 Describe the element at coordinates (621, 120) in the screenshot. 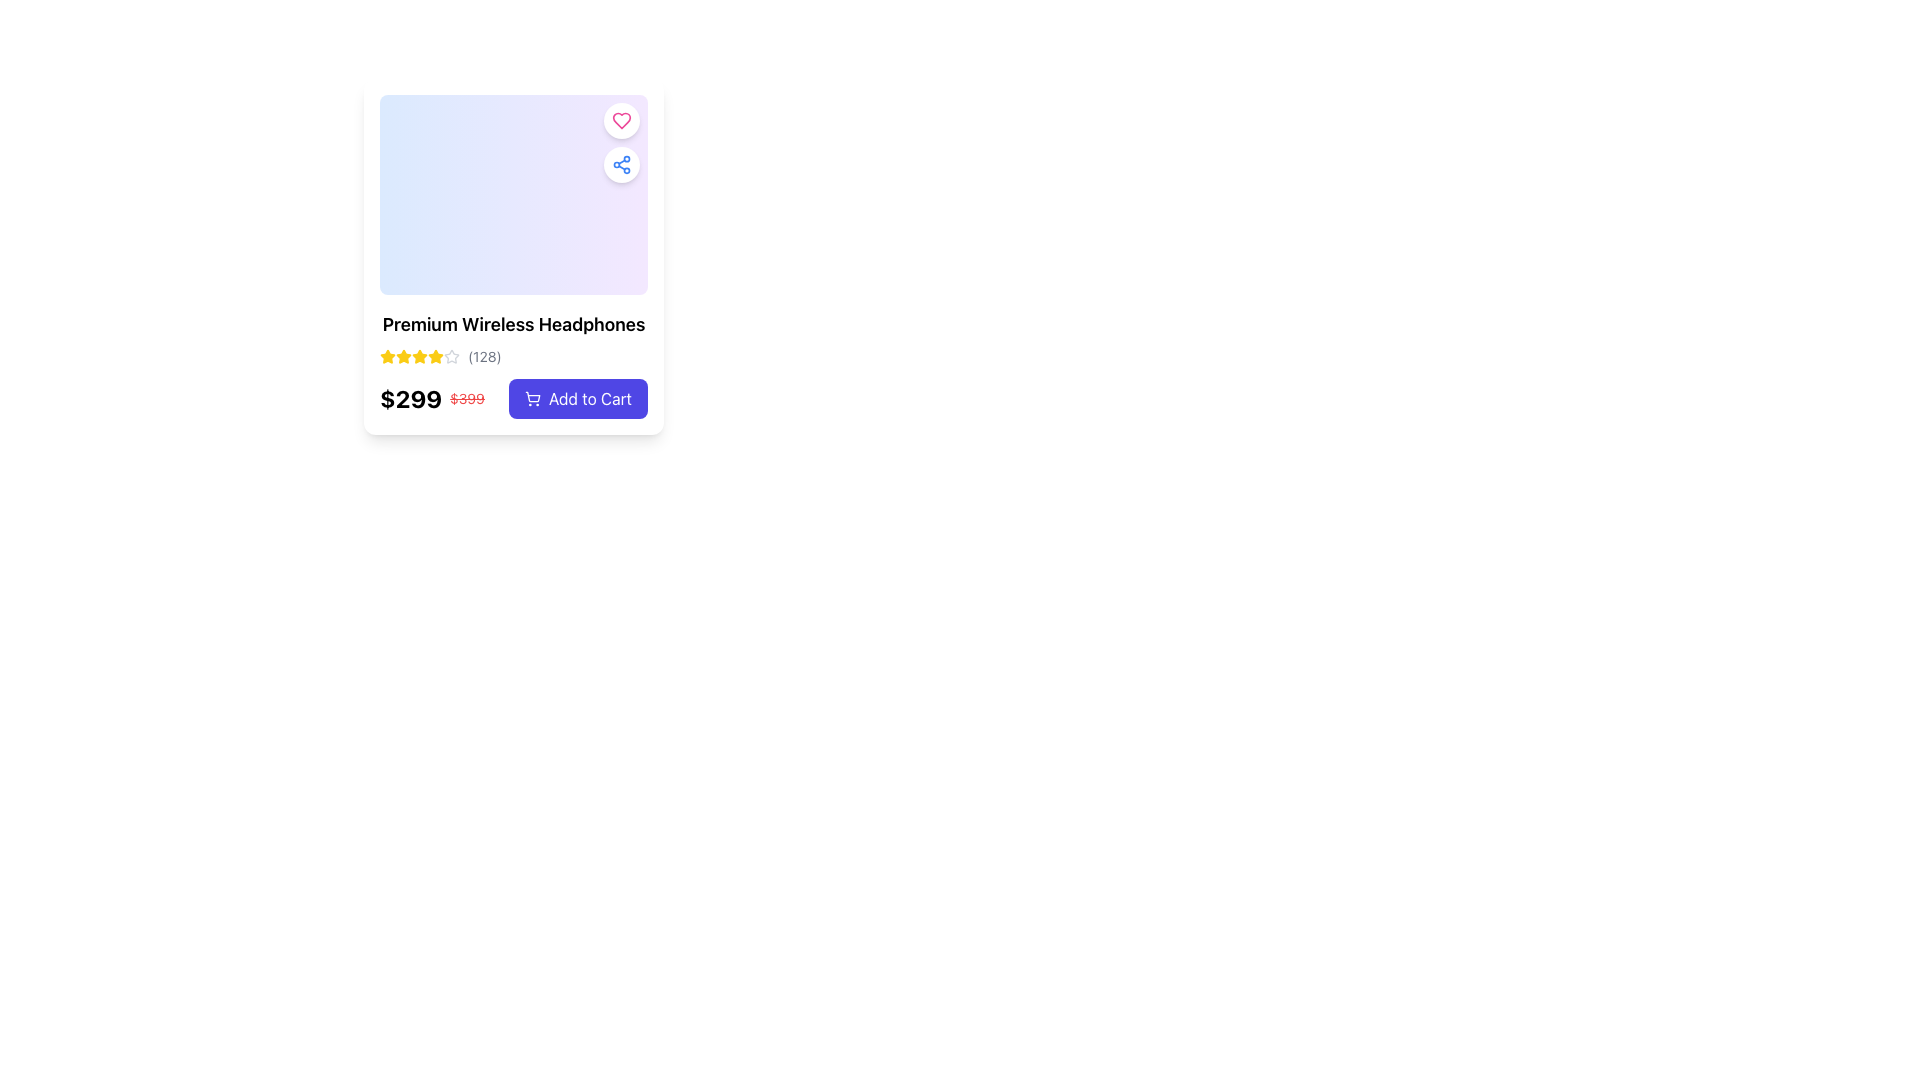

I see `the Icon button located in the top-right corner of the product card` at that location.